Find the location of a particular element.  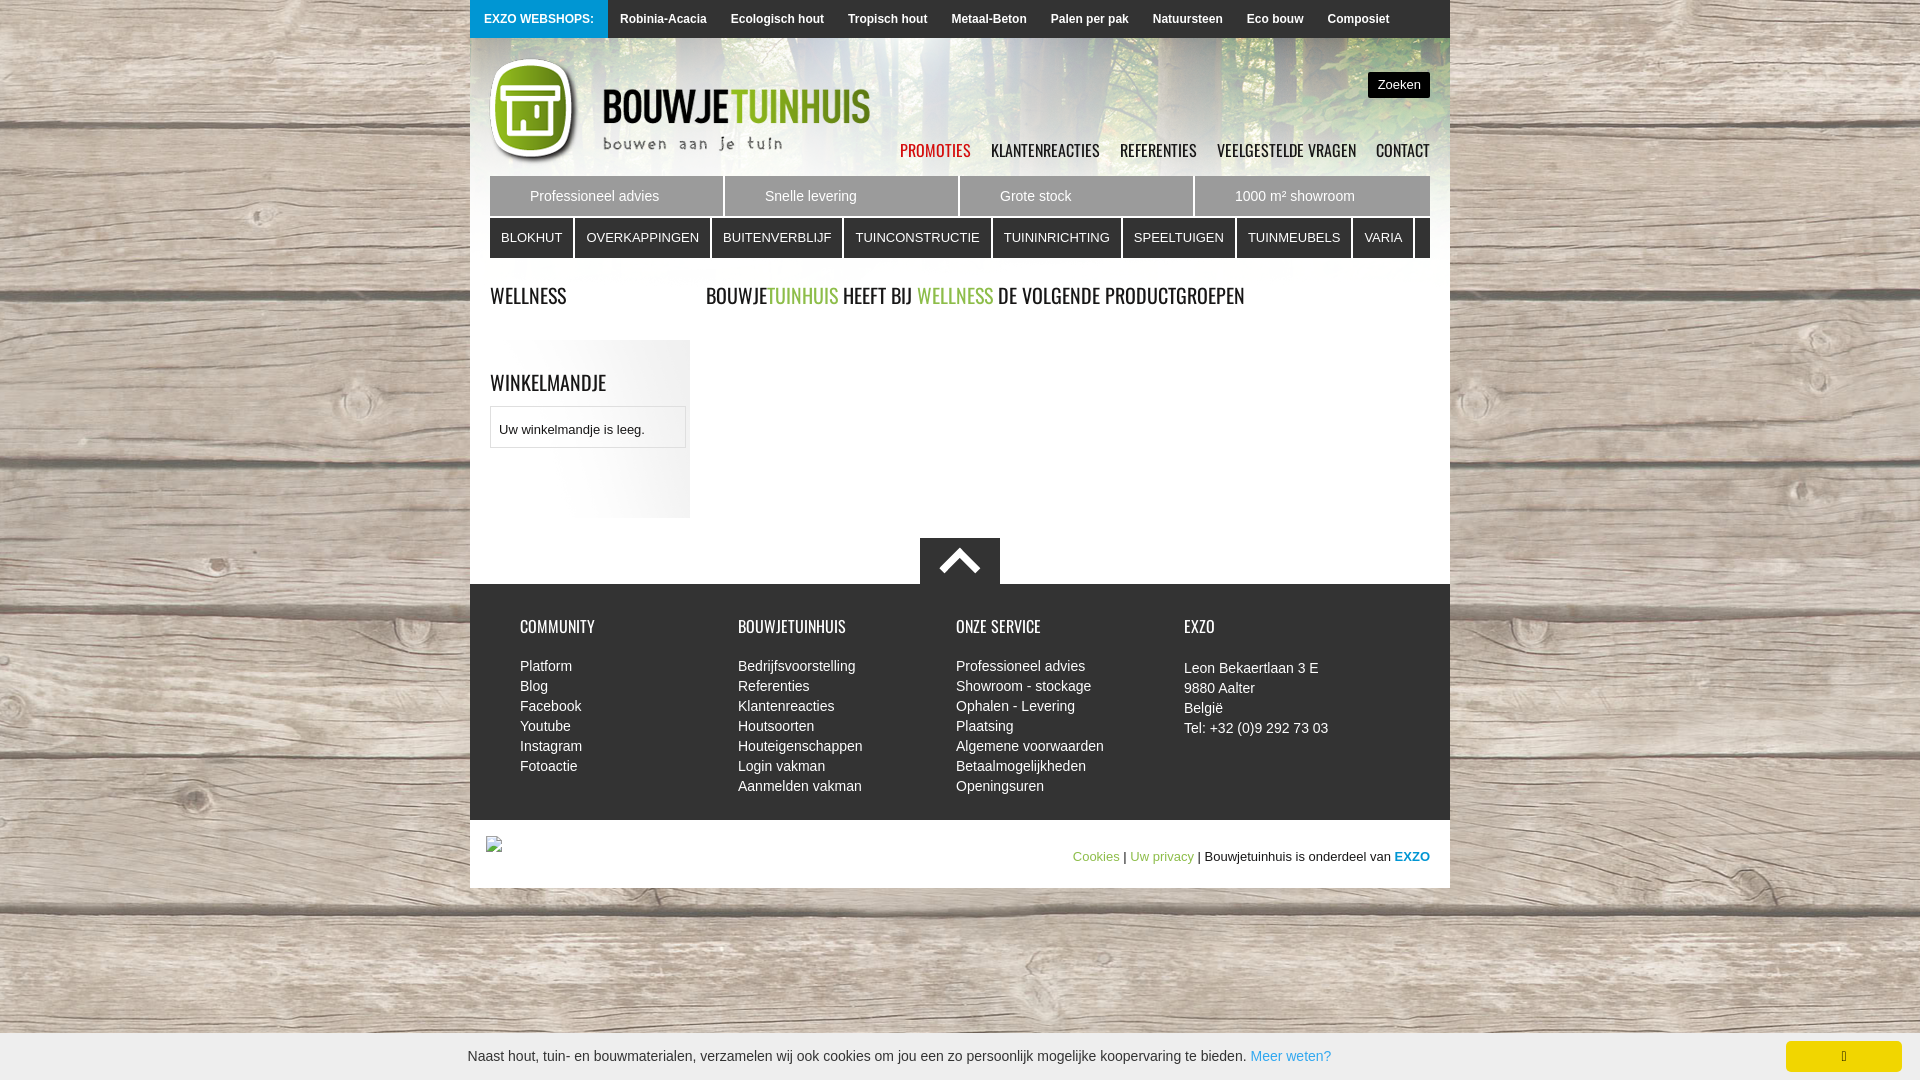

'Facebook' is located at coordinates (613, 704).